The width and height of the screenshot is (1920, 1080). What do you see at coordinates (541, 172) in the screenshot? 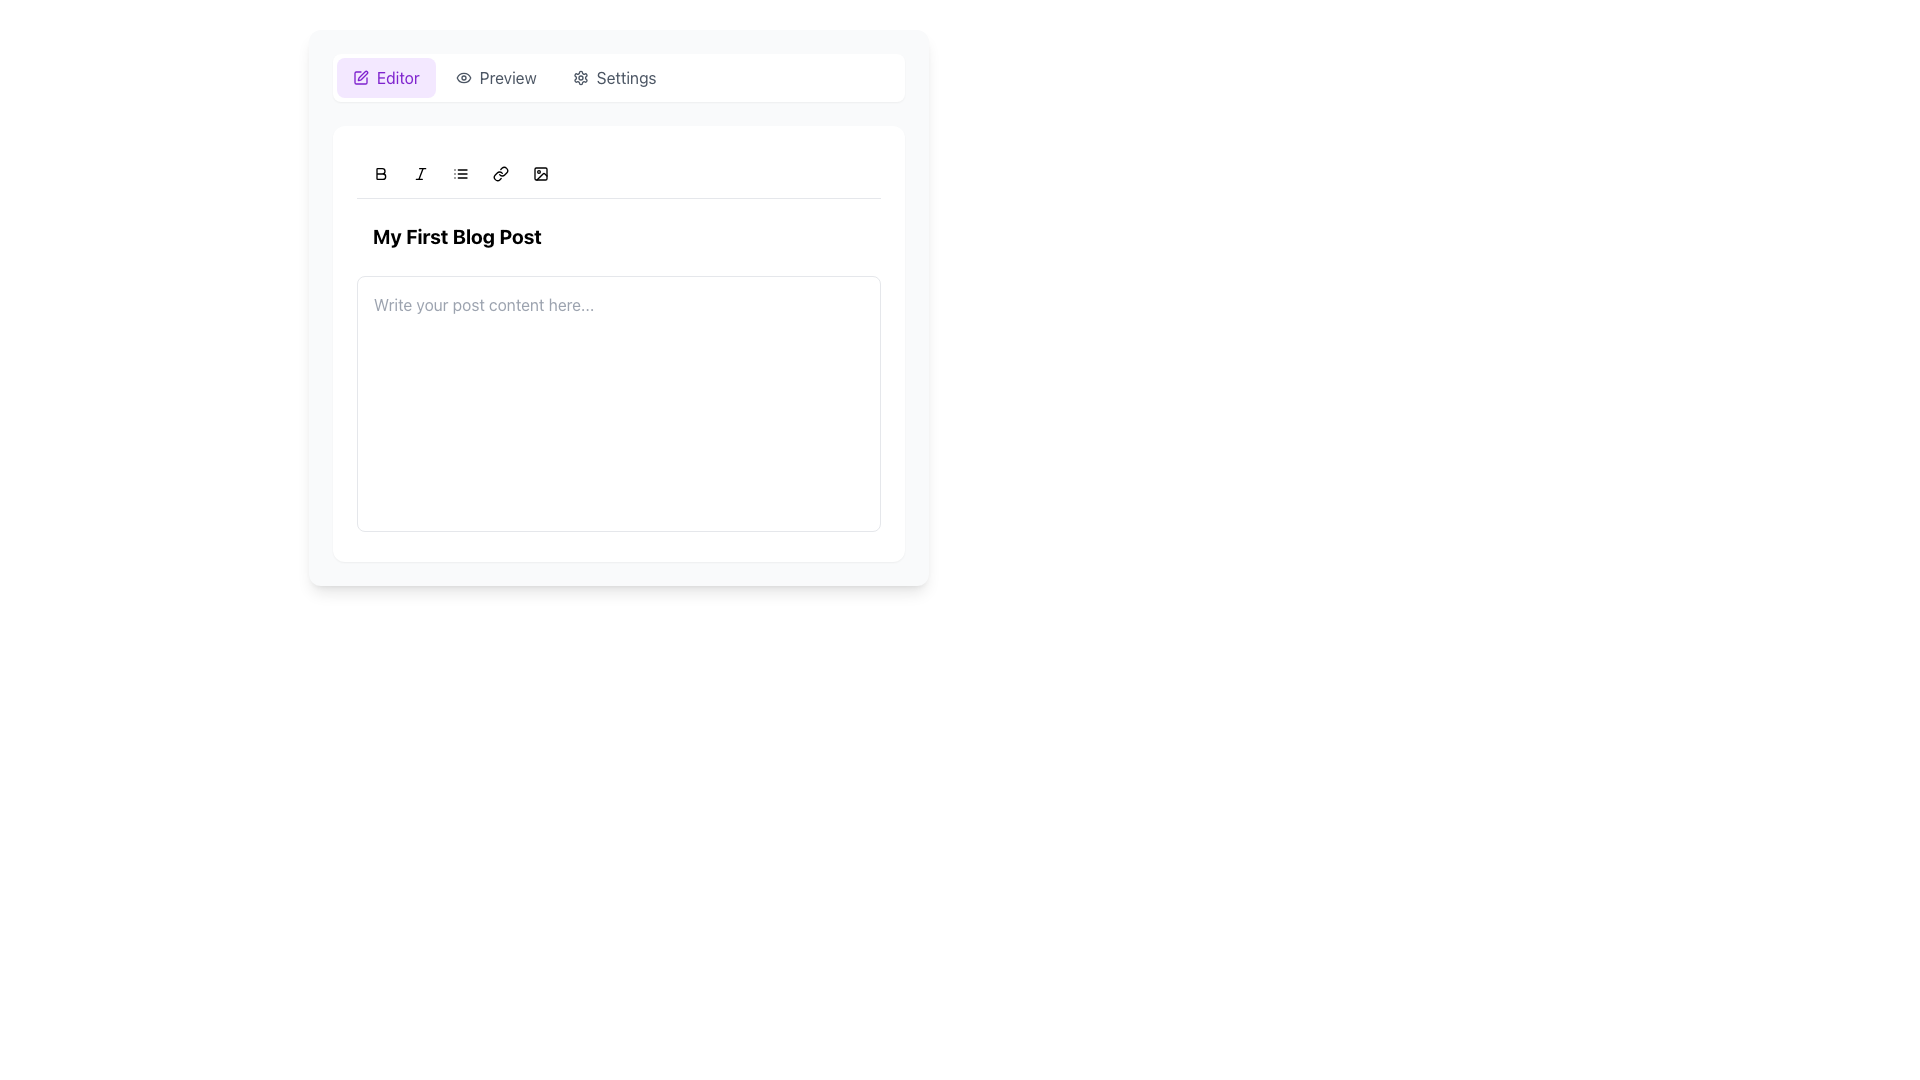
I see `the button displaying an image icon representing a photograph with a mountain and sun motif, located in the toolbar above the text editor` at bounding box center [541, 172].